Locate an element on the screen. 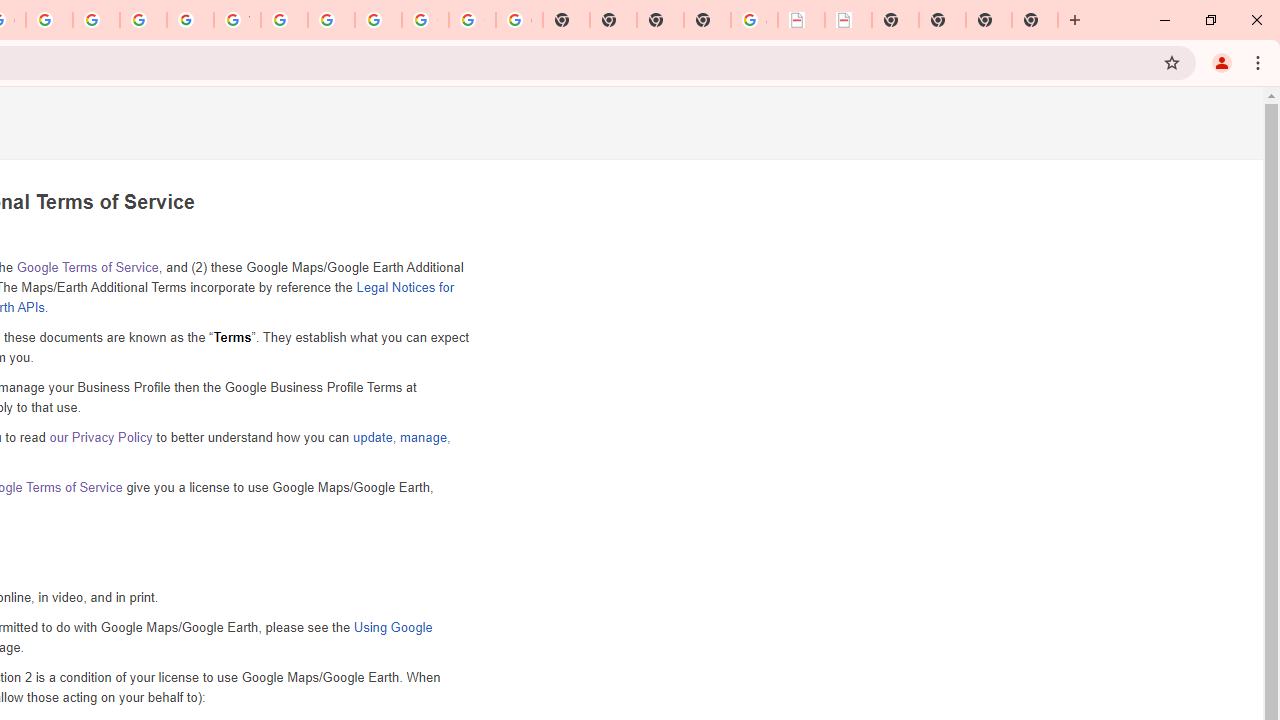  'Privacy Help Center - Policies Help' is located at coordinates (95, 20).